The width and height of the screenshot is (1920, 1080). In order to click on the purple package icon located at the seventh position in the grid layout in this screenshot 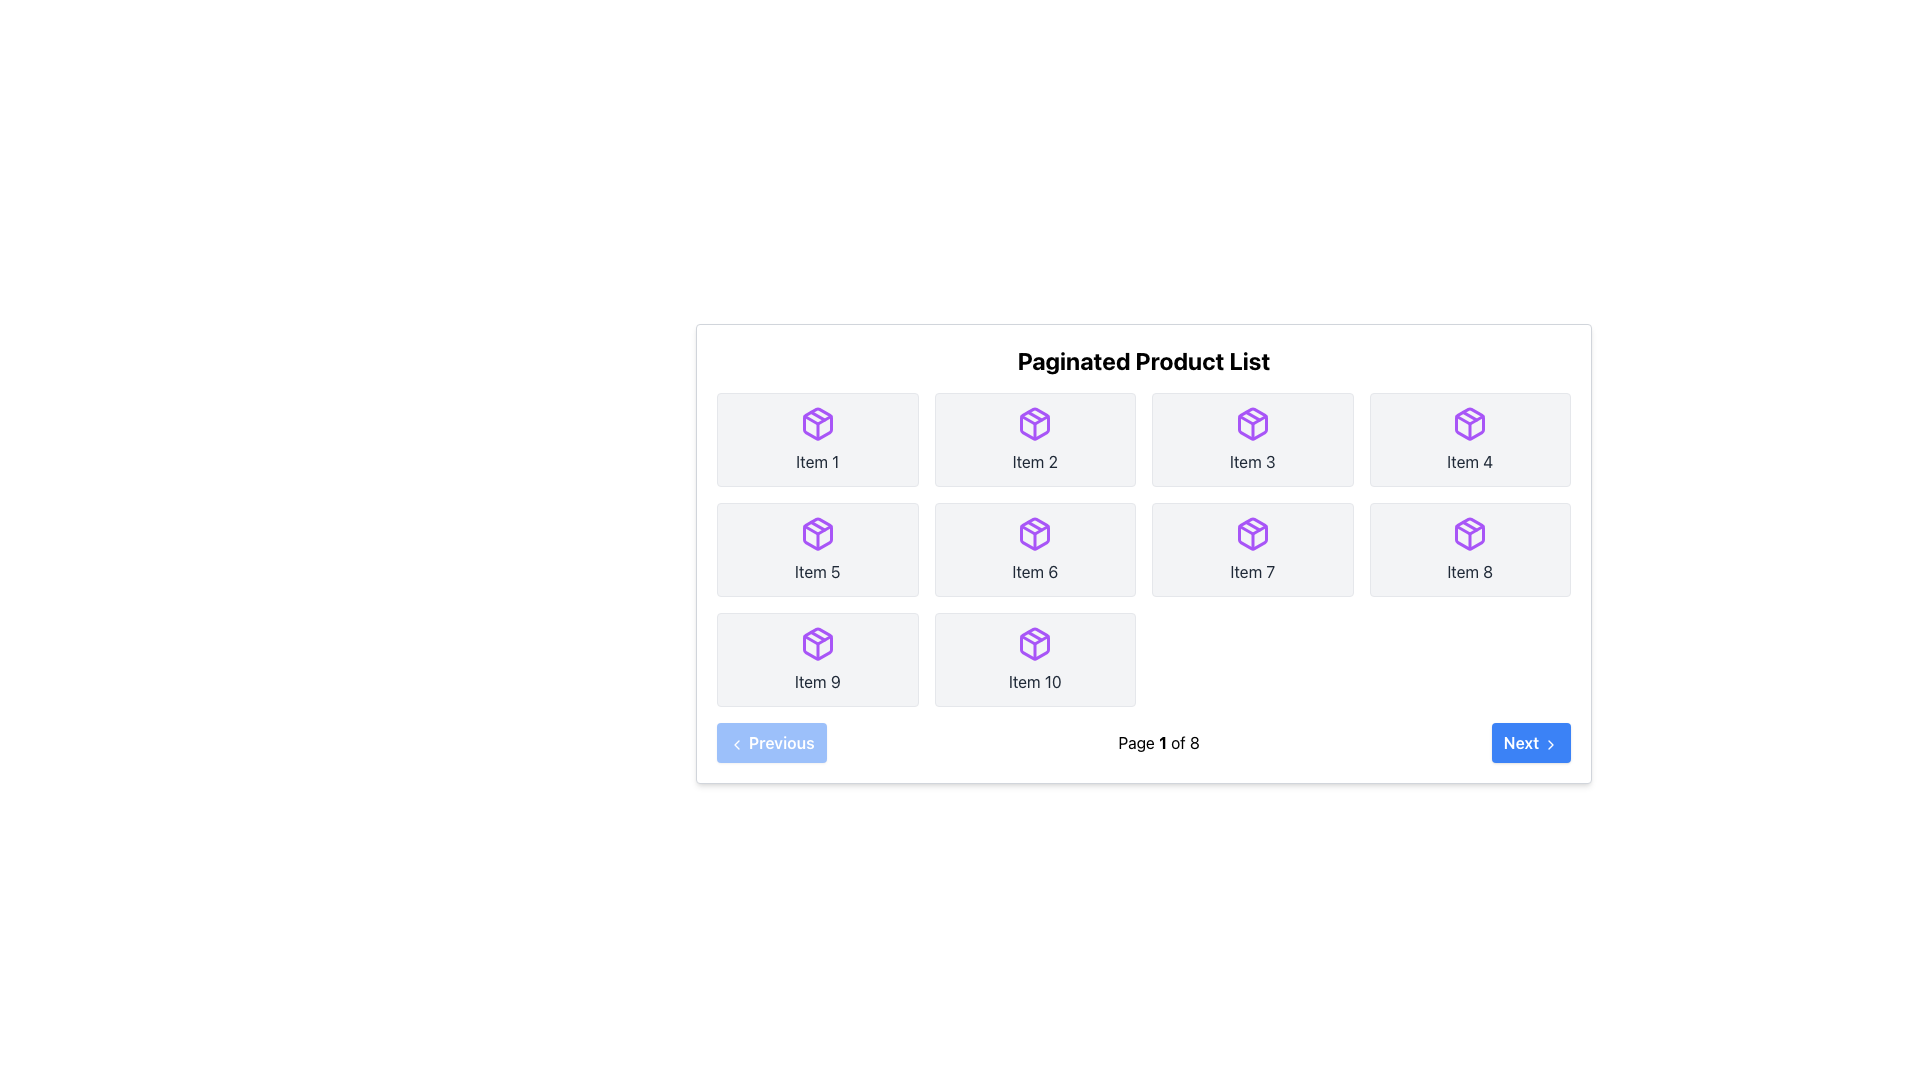, I will do `click(1251, 532)`.